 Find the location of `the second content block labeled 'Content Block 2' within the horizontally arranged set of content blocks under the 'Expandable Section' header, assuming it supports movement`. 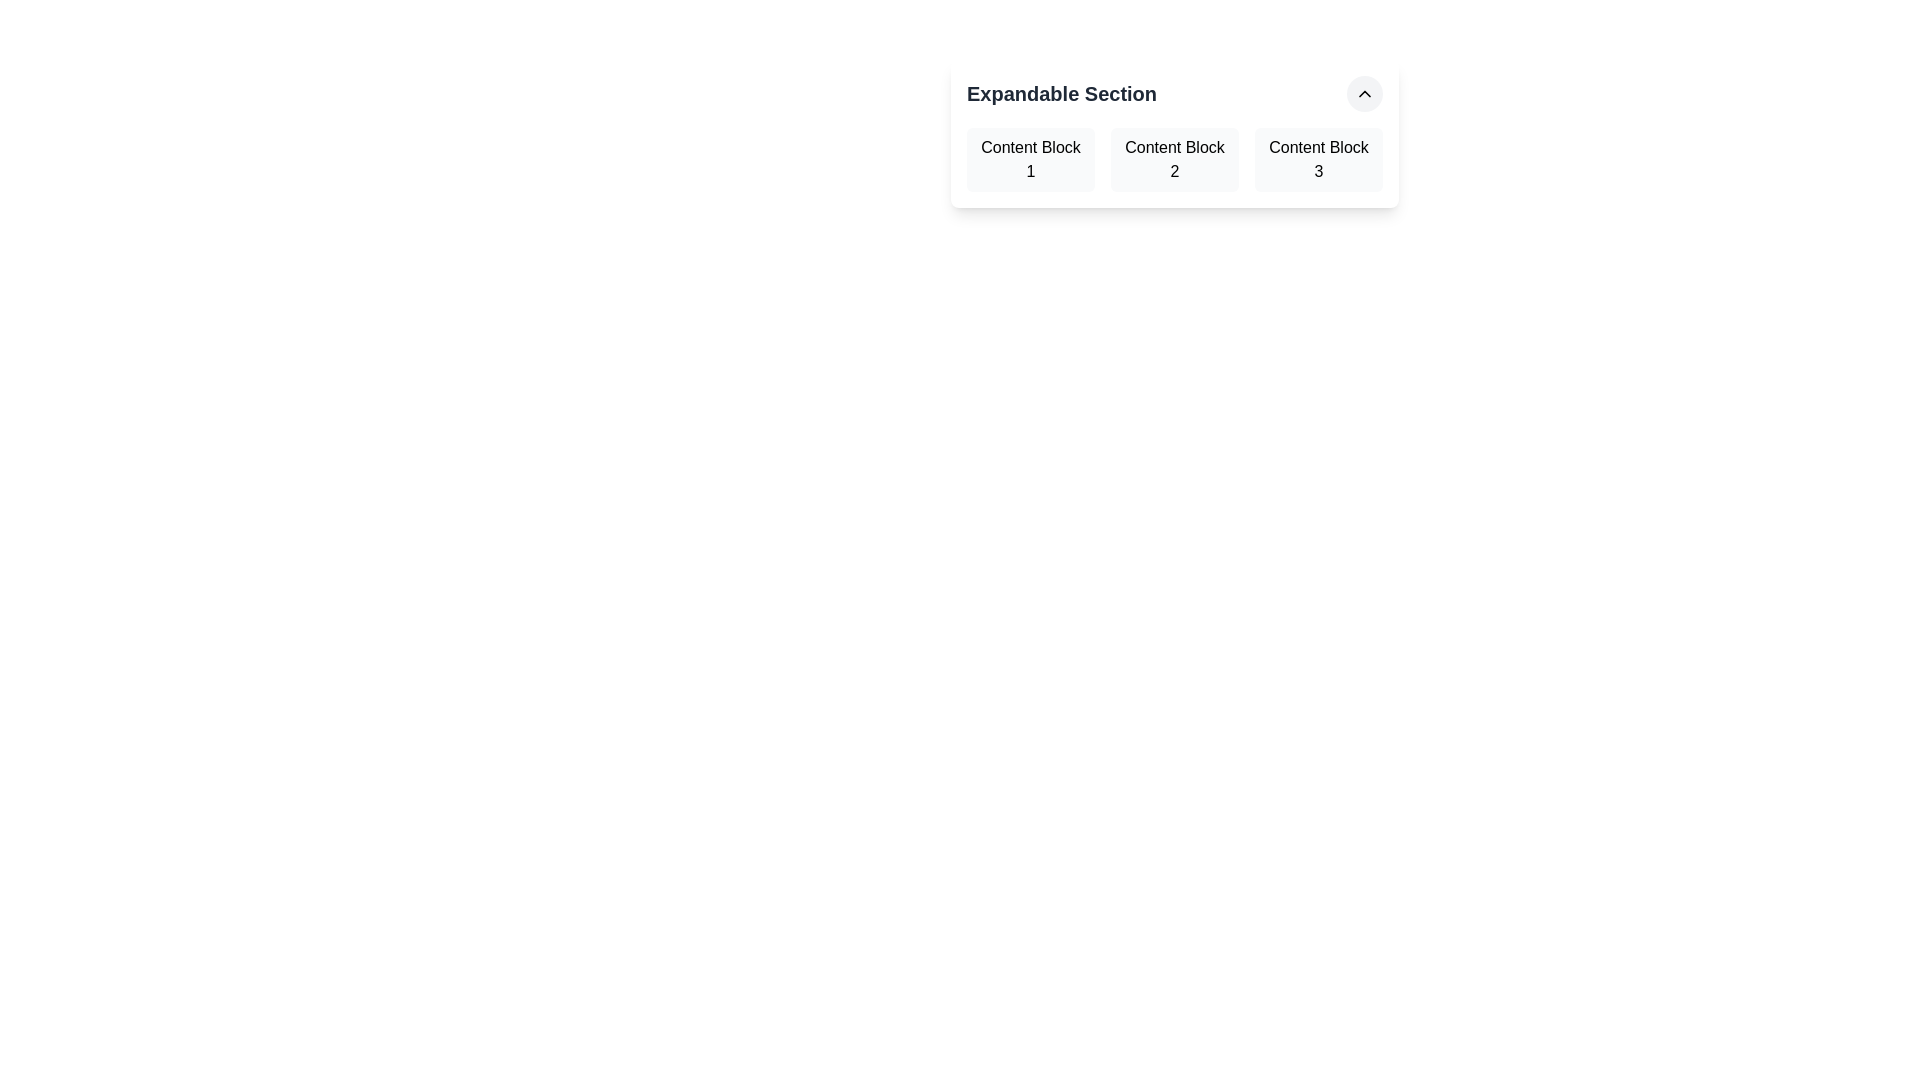

the second content block labeled 'Content Block 2' within the horizontally arranged set of content blocks under the 'Expandable Section' header, assuming it supports movement is located at coordinates (1175, 158).